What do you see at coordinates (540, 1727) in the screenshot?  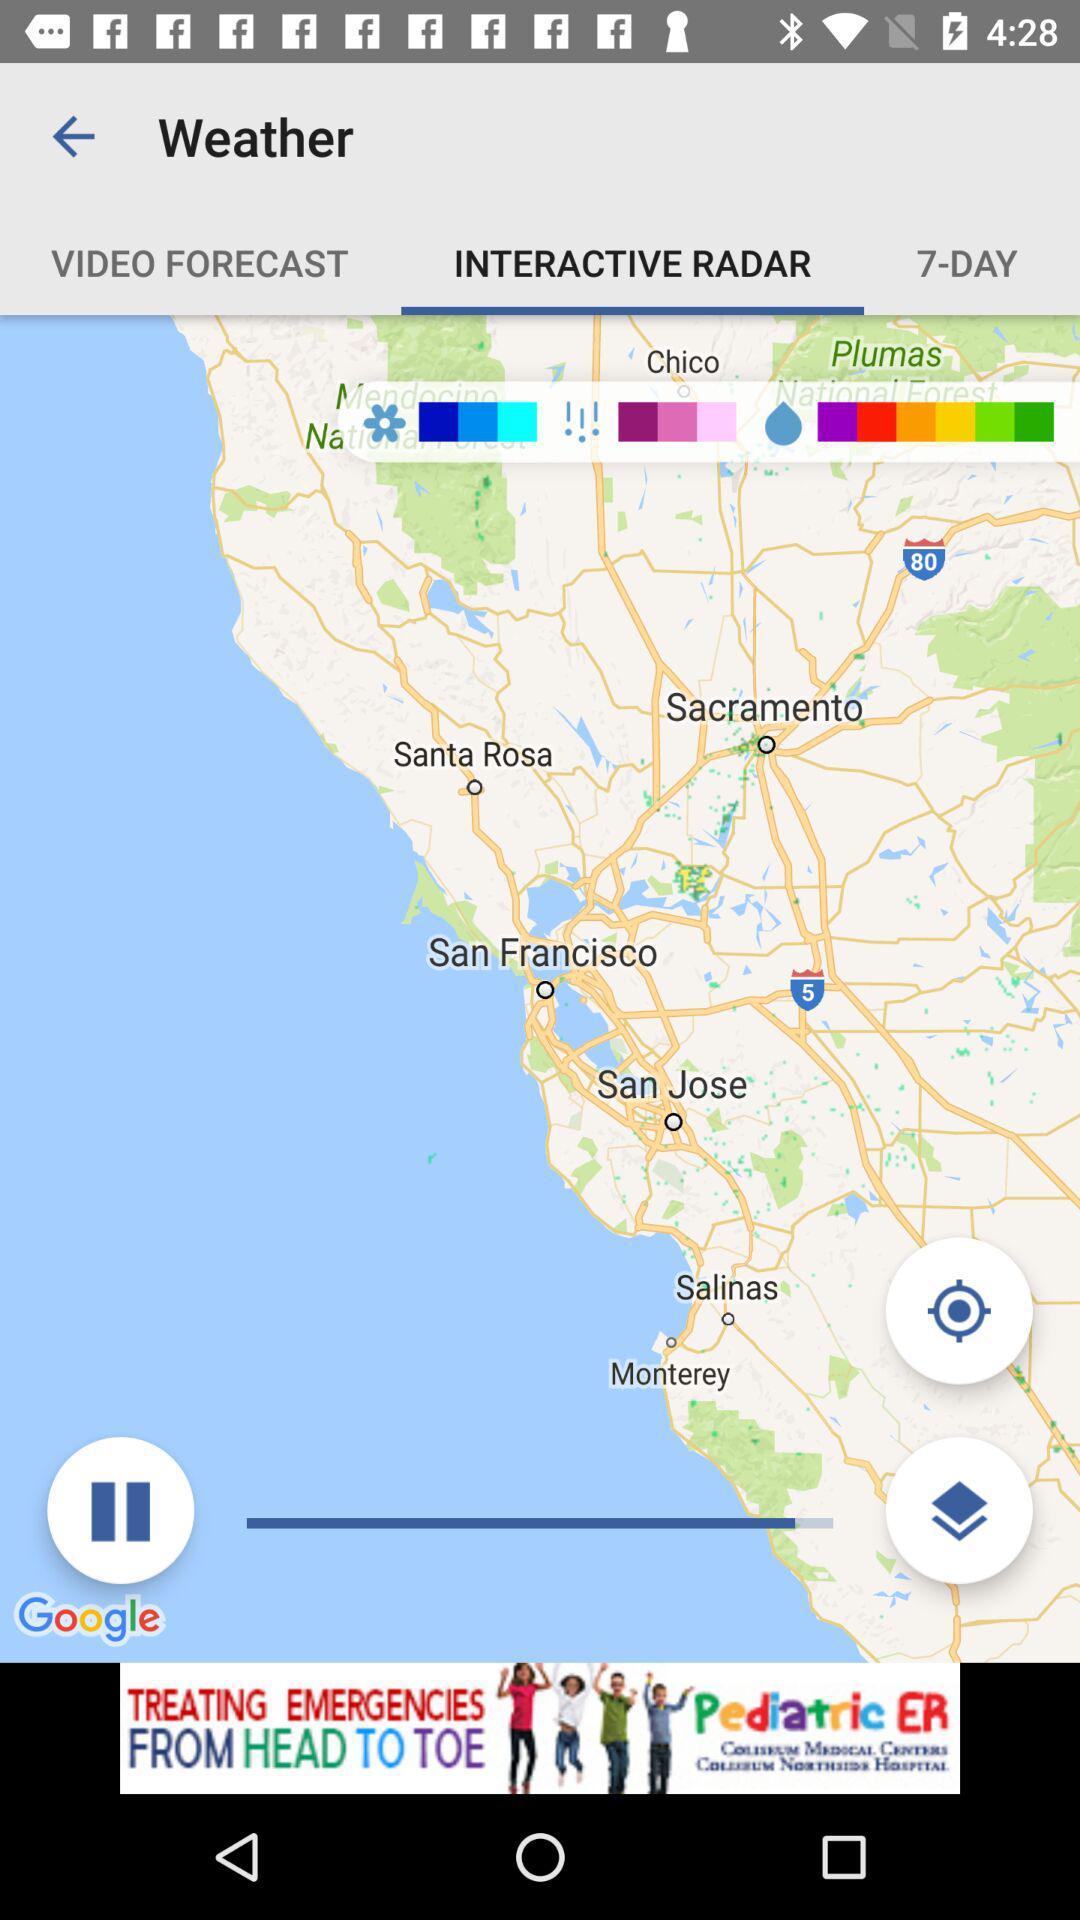 I see `advertisement` at bounding box center [540, 1727].